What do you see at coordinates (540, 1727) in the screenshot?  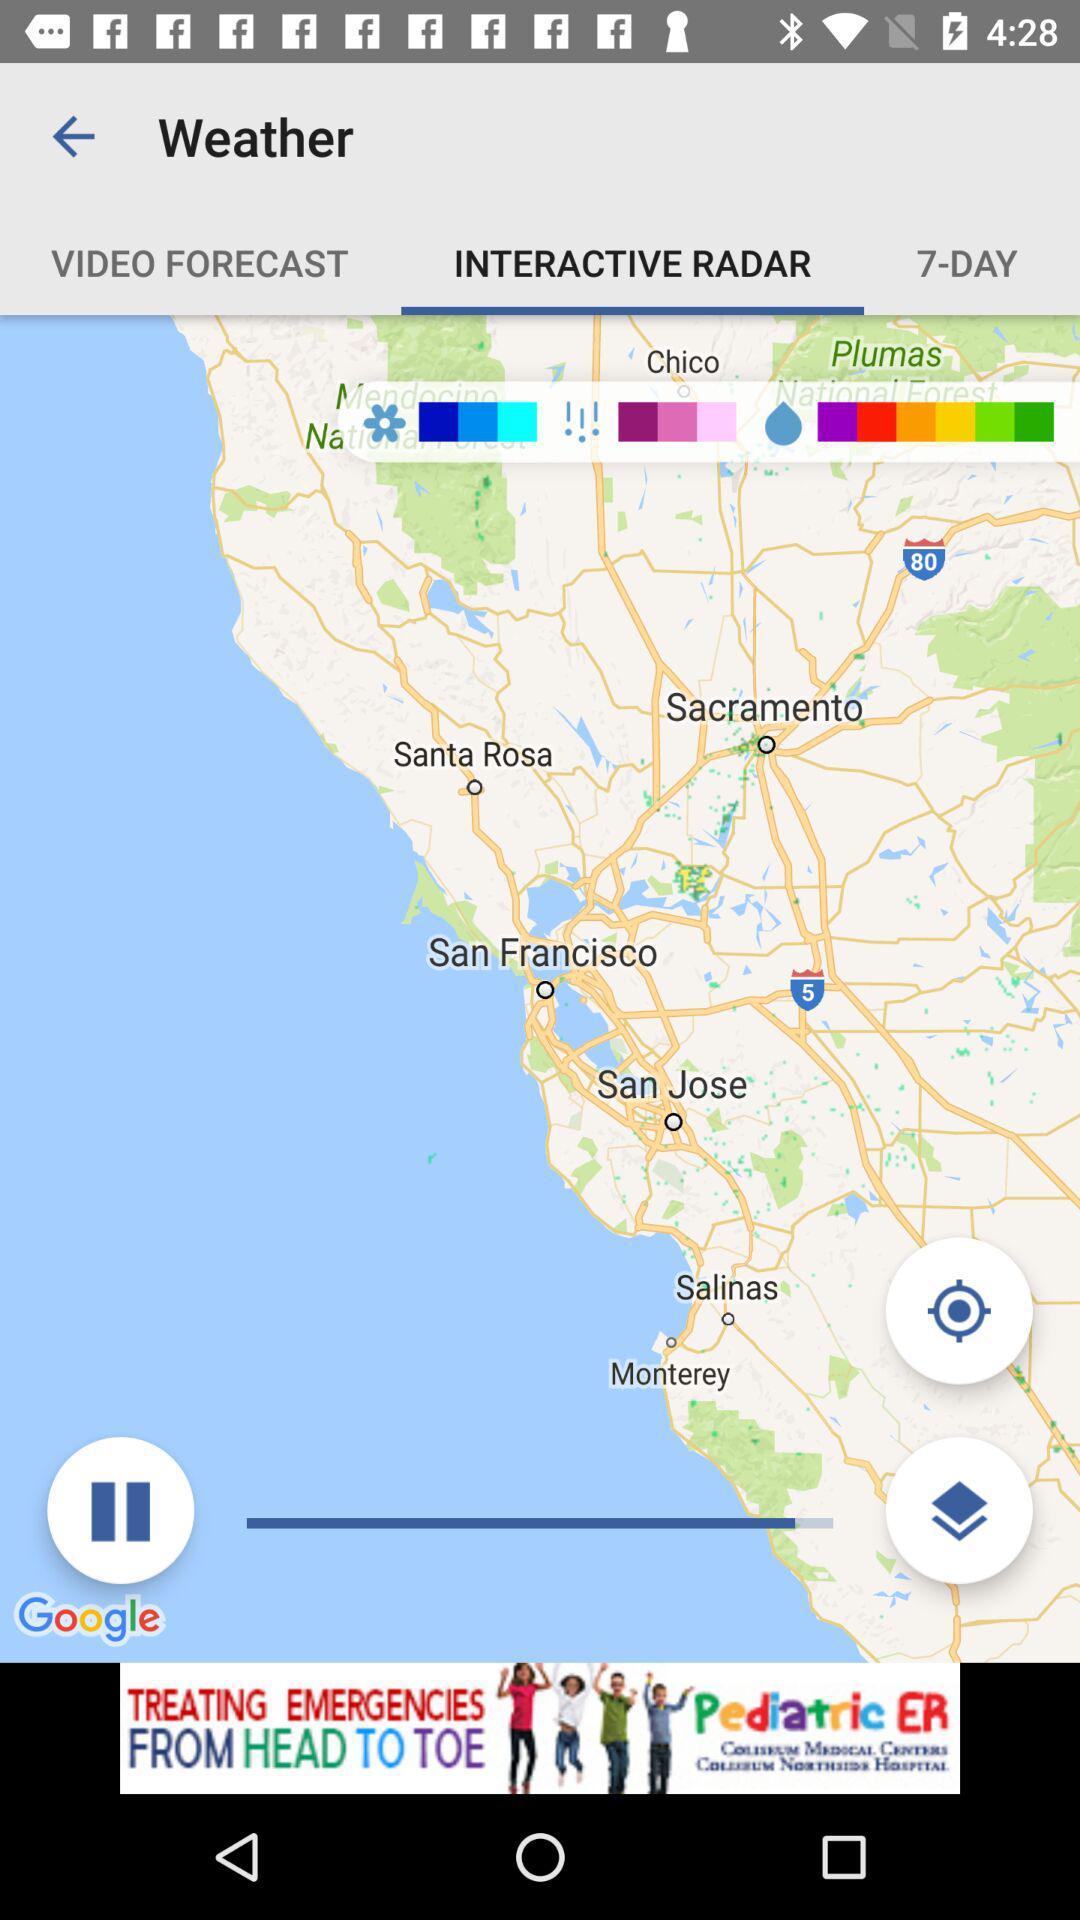 I see `advertisement` at bounding box center [540, 1727].